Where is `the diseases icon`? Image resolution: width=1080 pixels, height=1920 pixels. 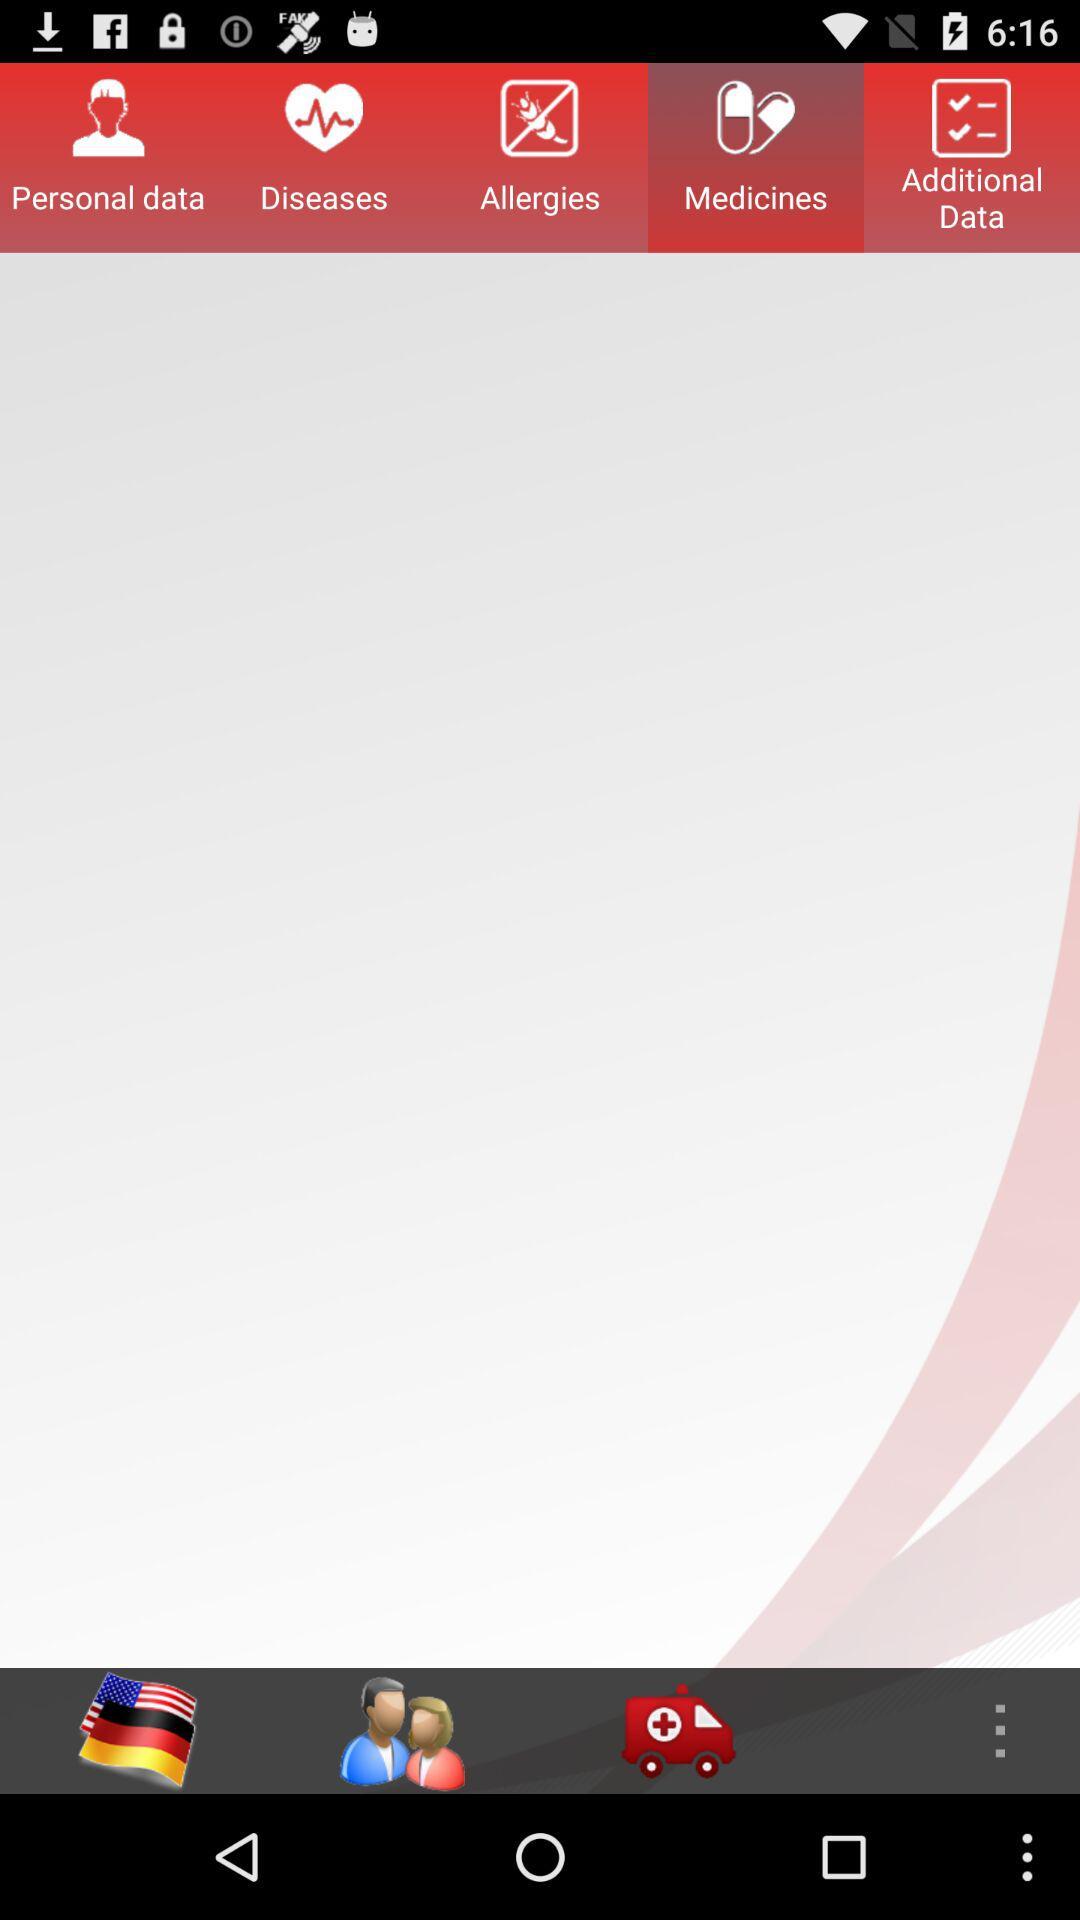
the diseases icon is located at coordinates (323, 156).